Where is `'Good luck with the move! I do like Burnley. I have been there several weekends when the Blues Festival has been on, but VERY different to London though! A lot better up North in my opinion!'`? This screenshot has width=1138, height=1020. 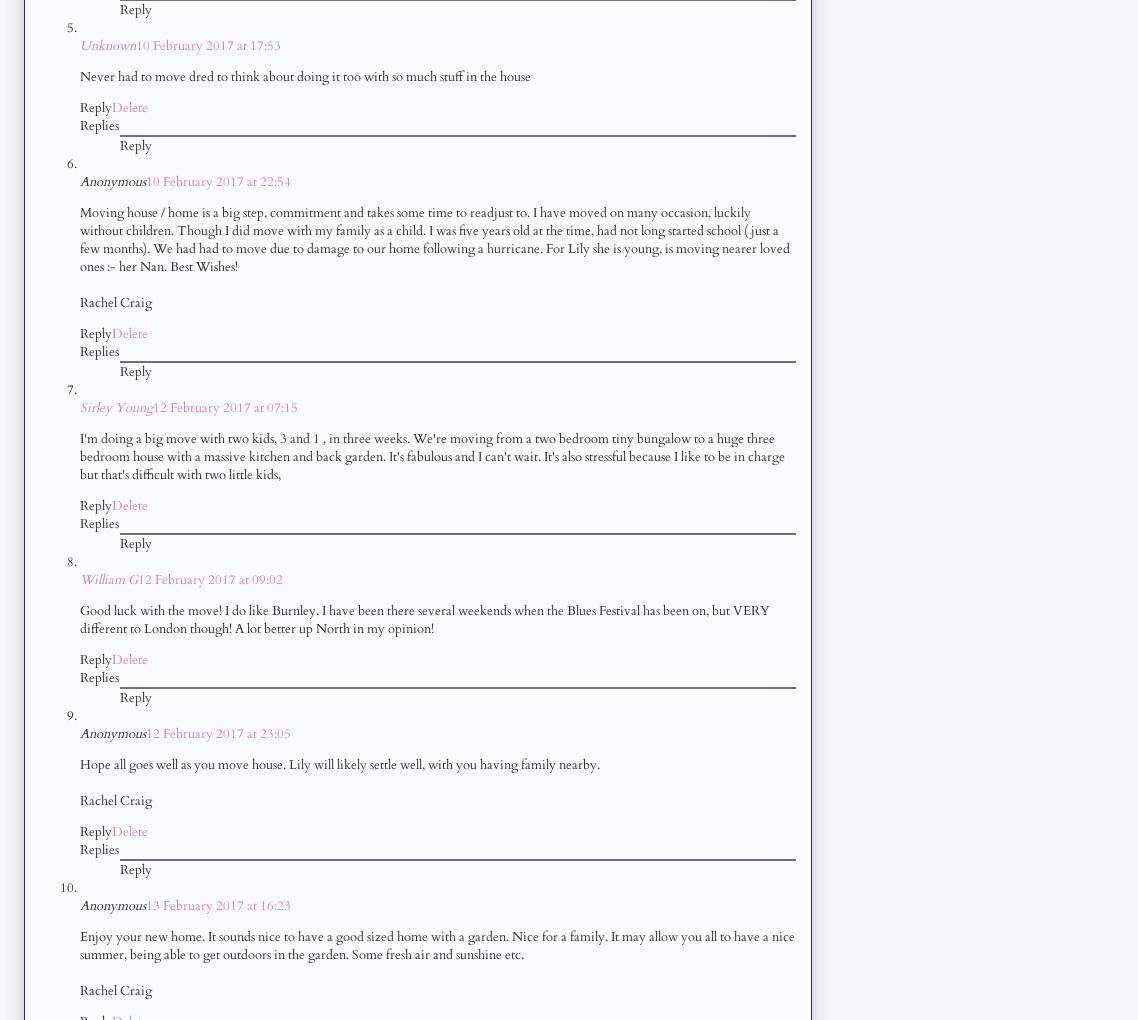
'Good luck with the move! I do like Burnley. I have been there several weekends when the Blues Festival has been on, but VERY different to London though! A lot better up North in my opinion!' is located at coordinates (79, 618).